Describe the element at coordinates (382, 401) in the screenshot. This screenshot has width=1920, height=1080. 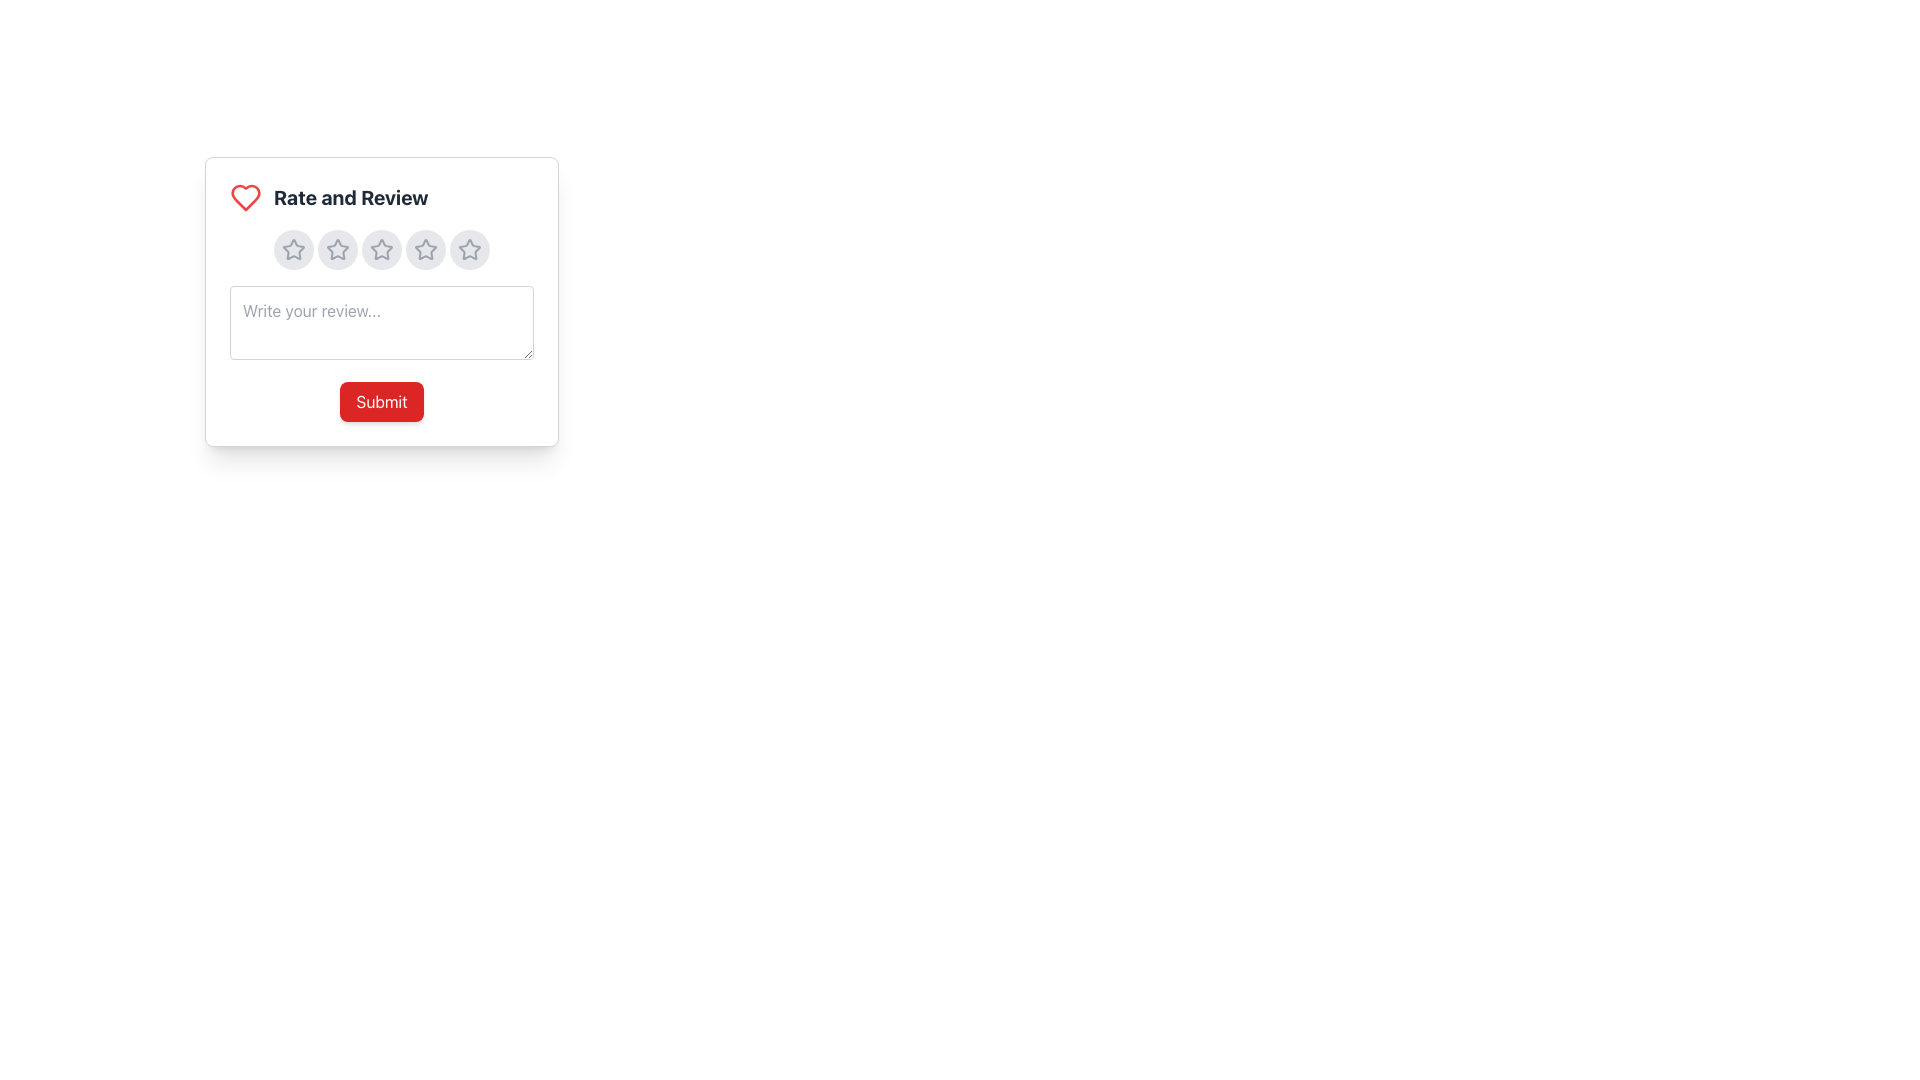
I see `the submission button located at the bottom of the card-like structure` at that location.